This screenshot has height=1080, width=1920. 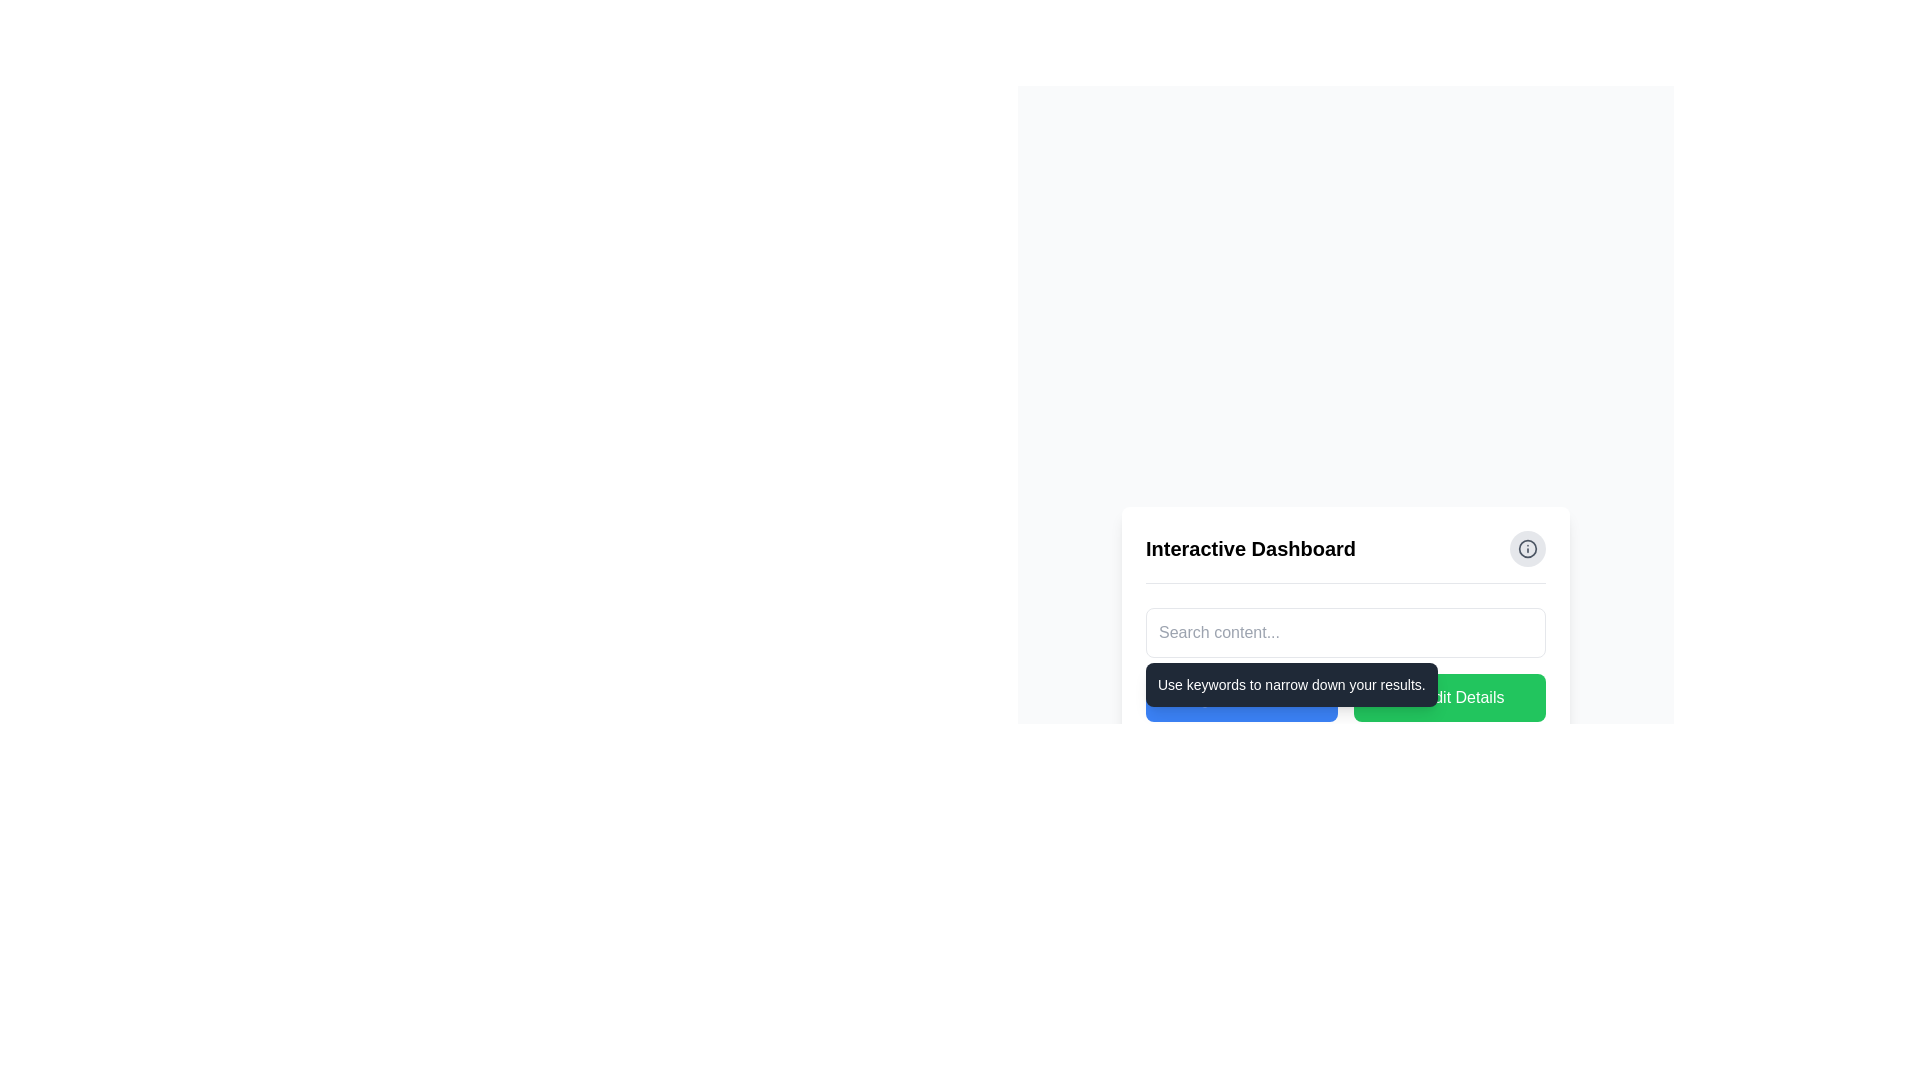 What do you see at coordinates (1526, 548) in the screenshot?
I see `the information button located on the right side of the header bar for the 'Interactive Dashboard' section` at bounding box center [1526, 548].